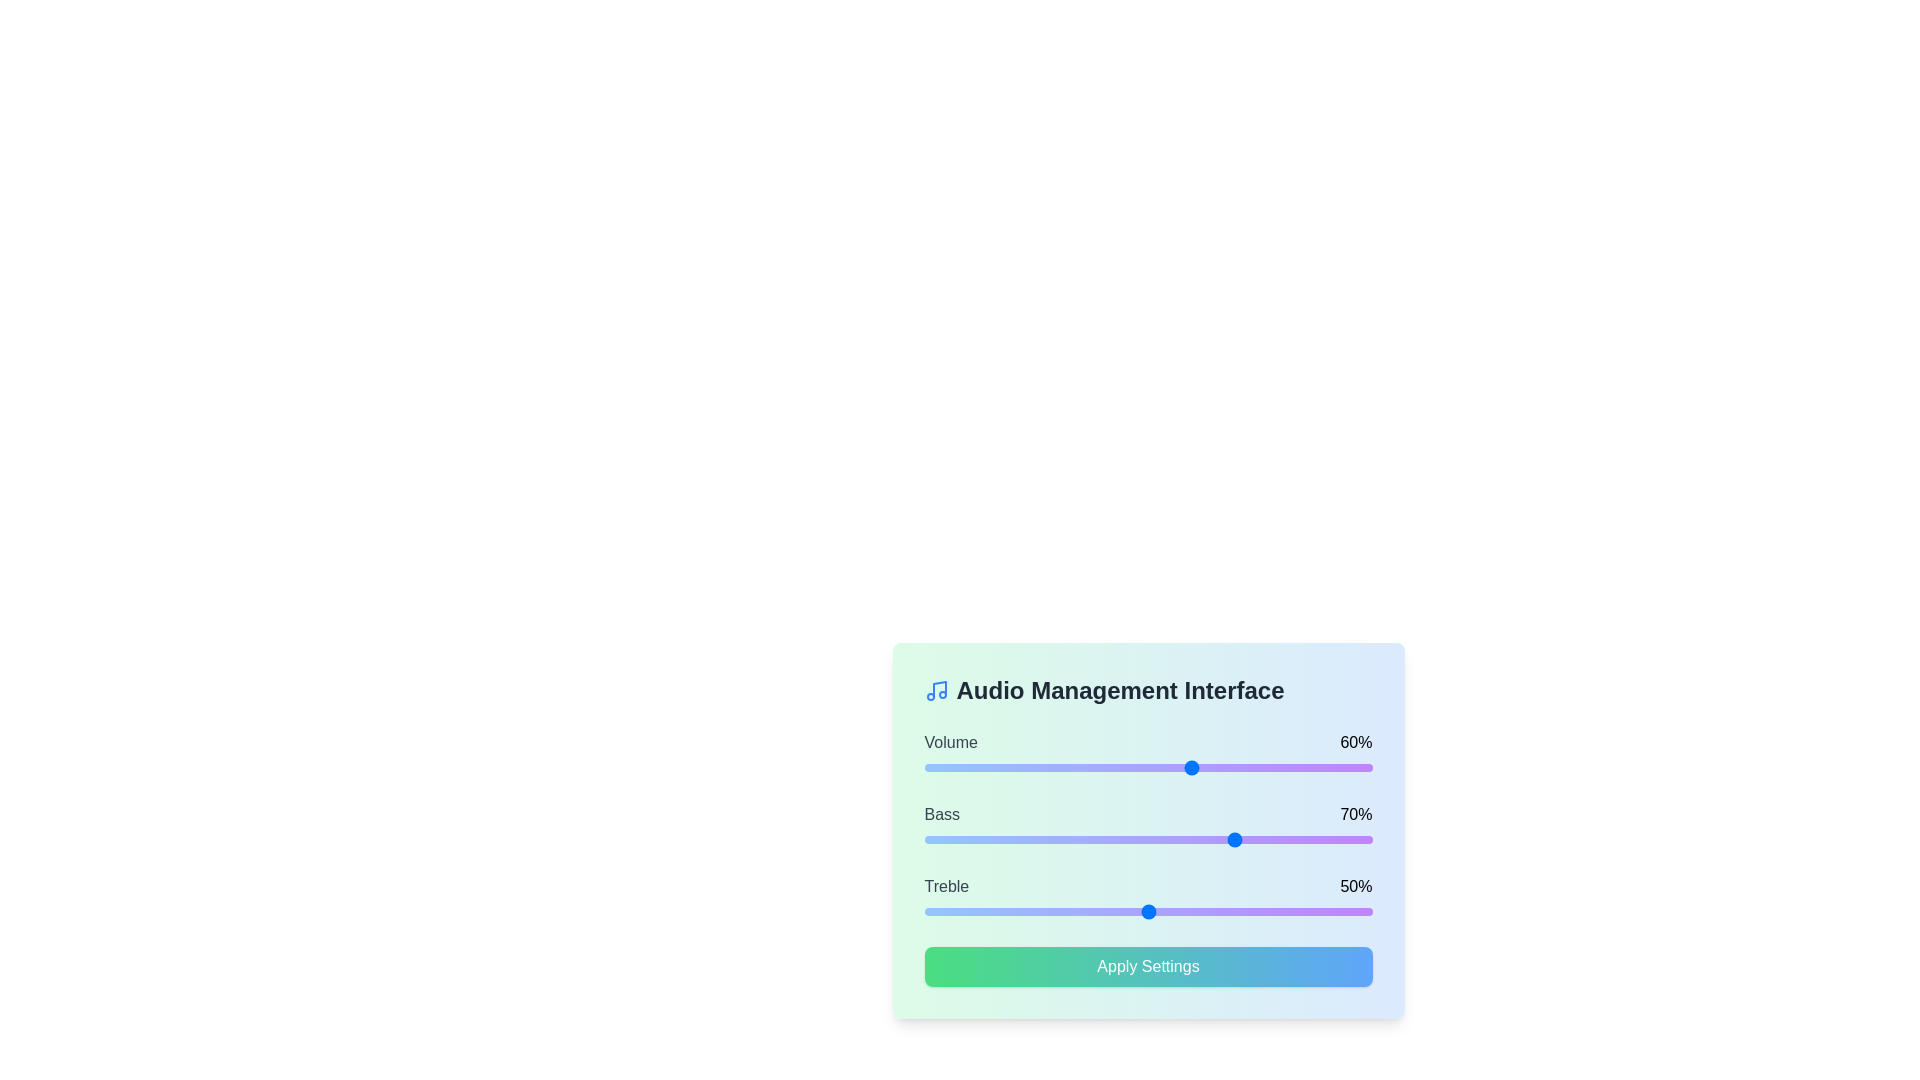  I want to click on text of the heading element that indicates the section related to audio management settings, located at the top of the rounded box with a gradient background, so click(1148, 689).